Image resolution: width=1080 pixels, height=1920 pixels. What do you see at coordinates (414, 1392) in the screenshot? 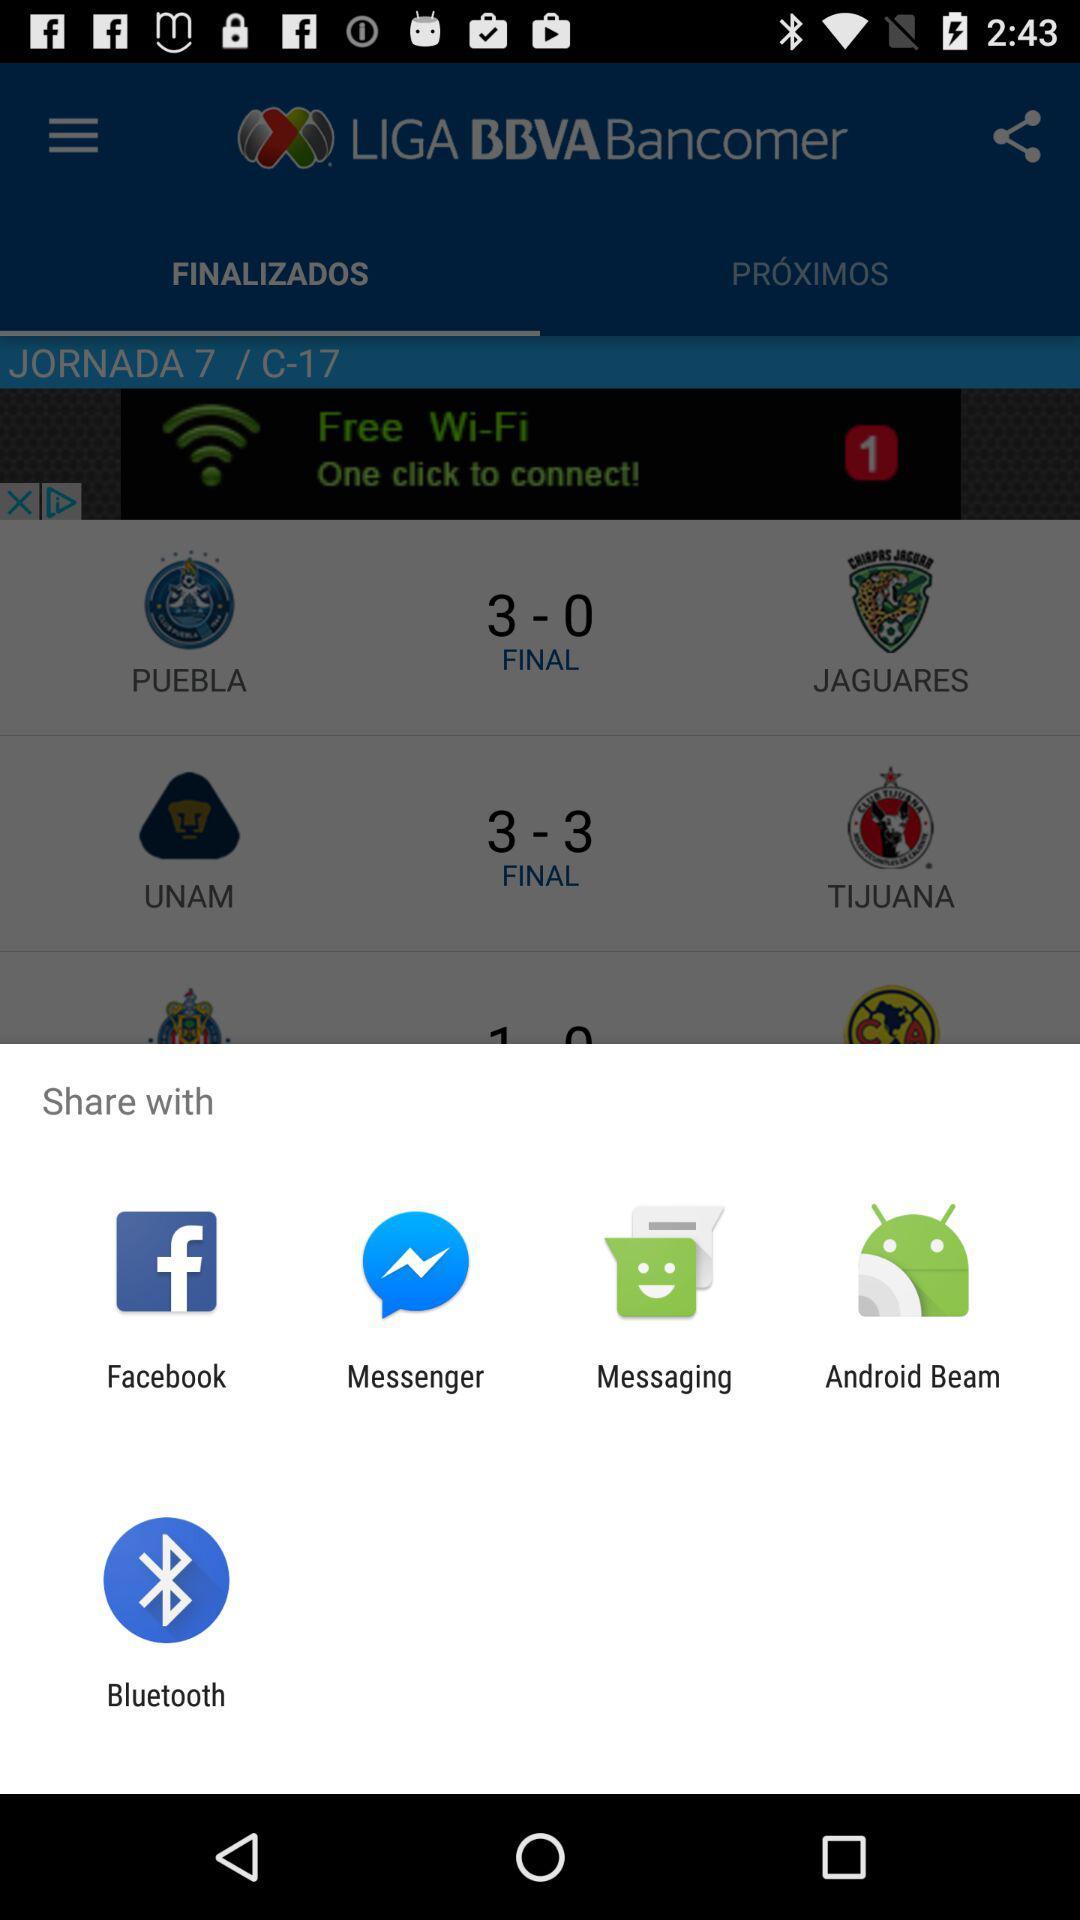
I see `the icon to the left of messaging` at bounding box center [414, 1392].